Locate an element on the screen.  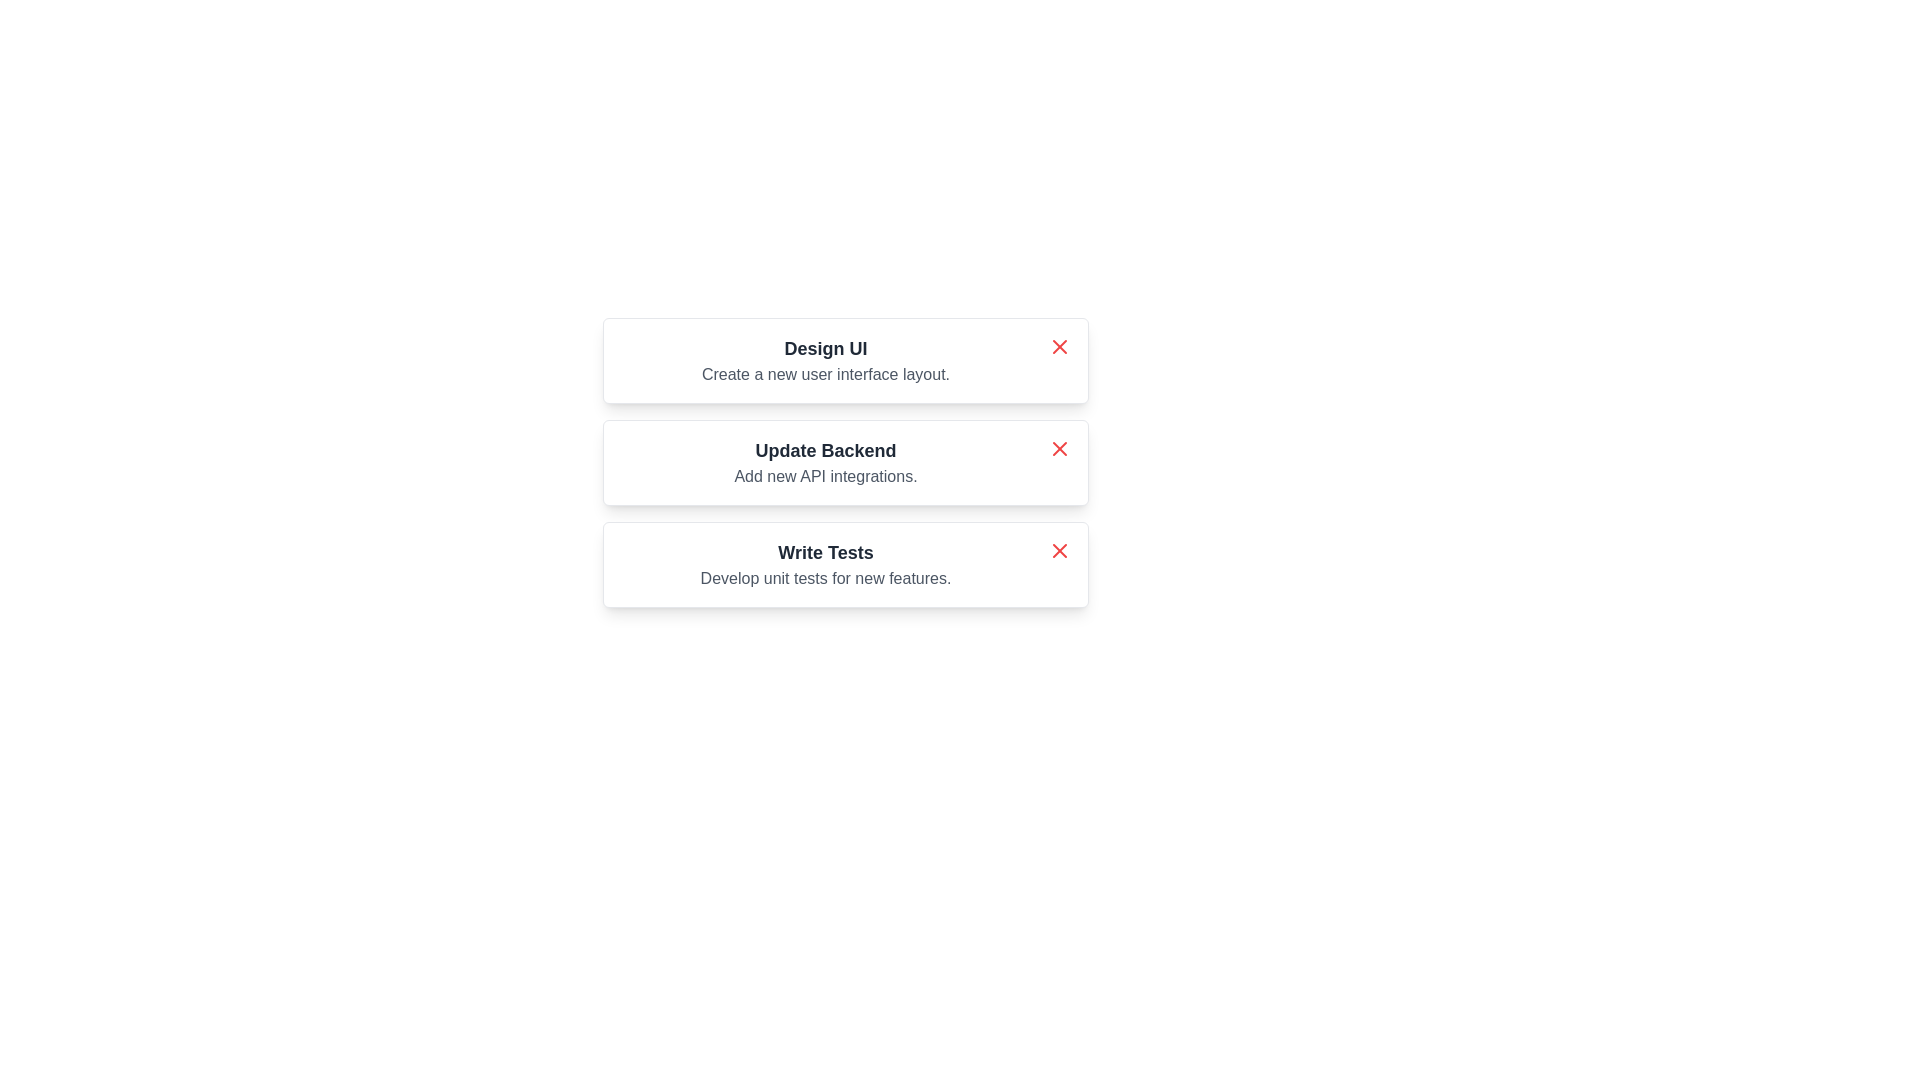
the static text block element displaying 'Design UI' and 'Create a new user interface layout' is located at coordinates (825, 361).